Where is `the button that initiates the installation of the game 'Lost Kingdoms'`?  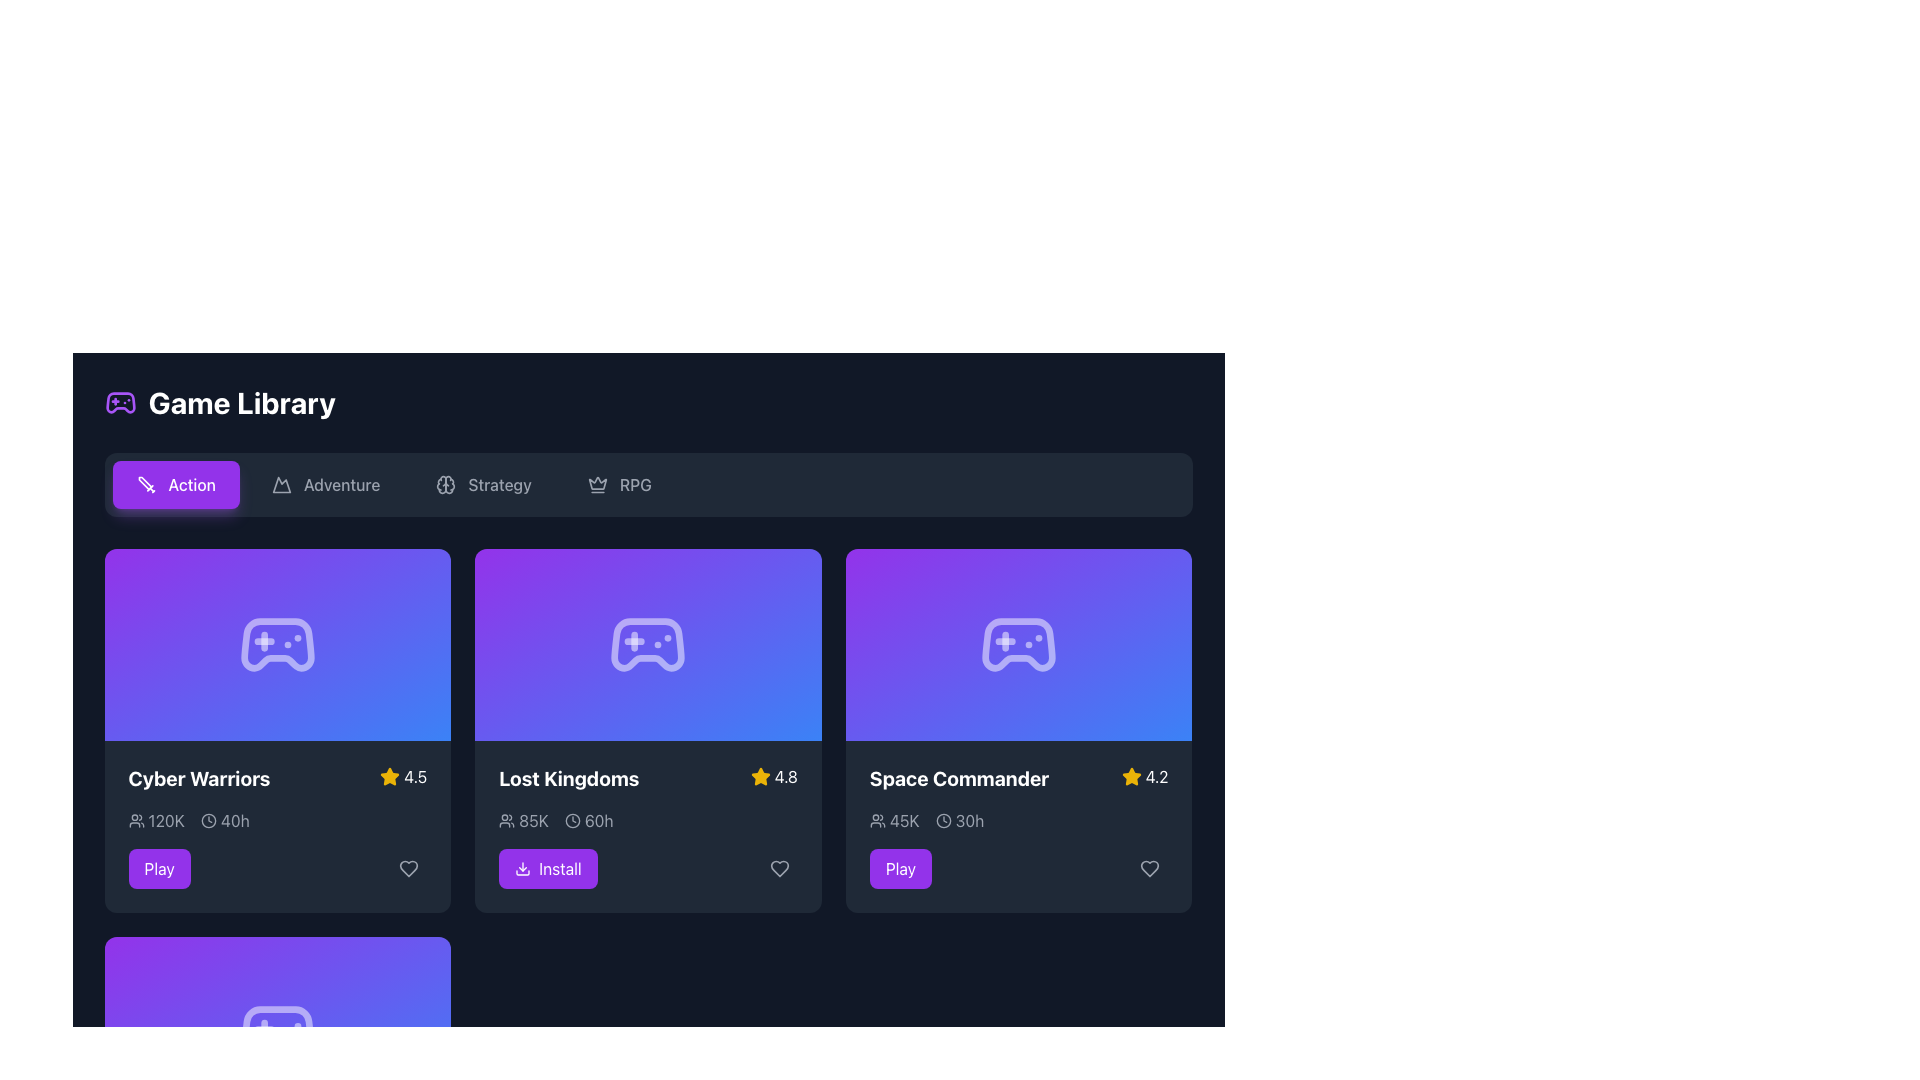 the button that initiates the installation of the game 'Lost Kingdoms' is located at coordinates (548, 867).